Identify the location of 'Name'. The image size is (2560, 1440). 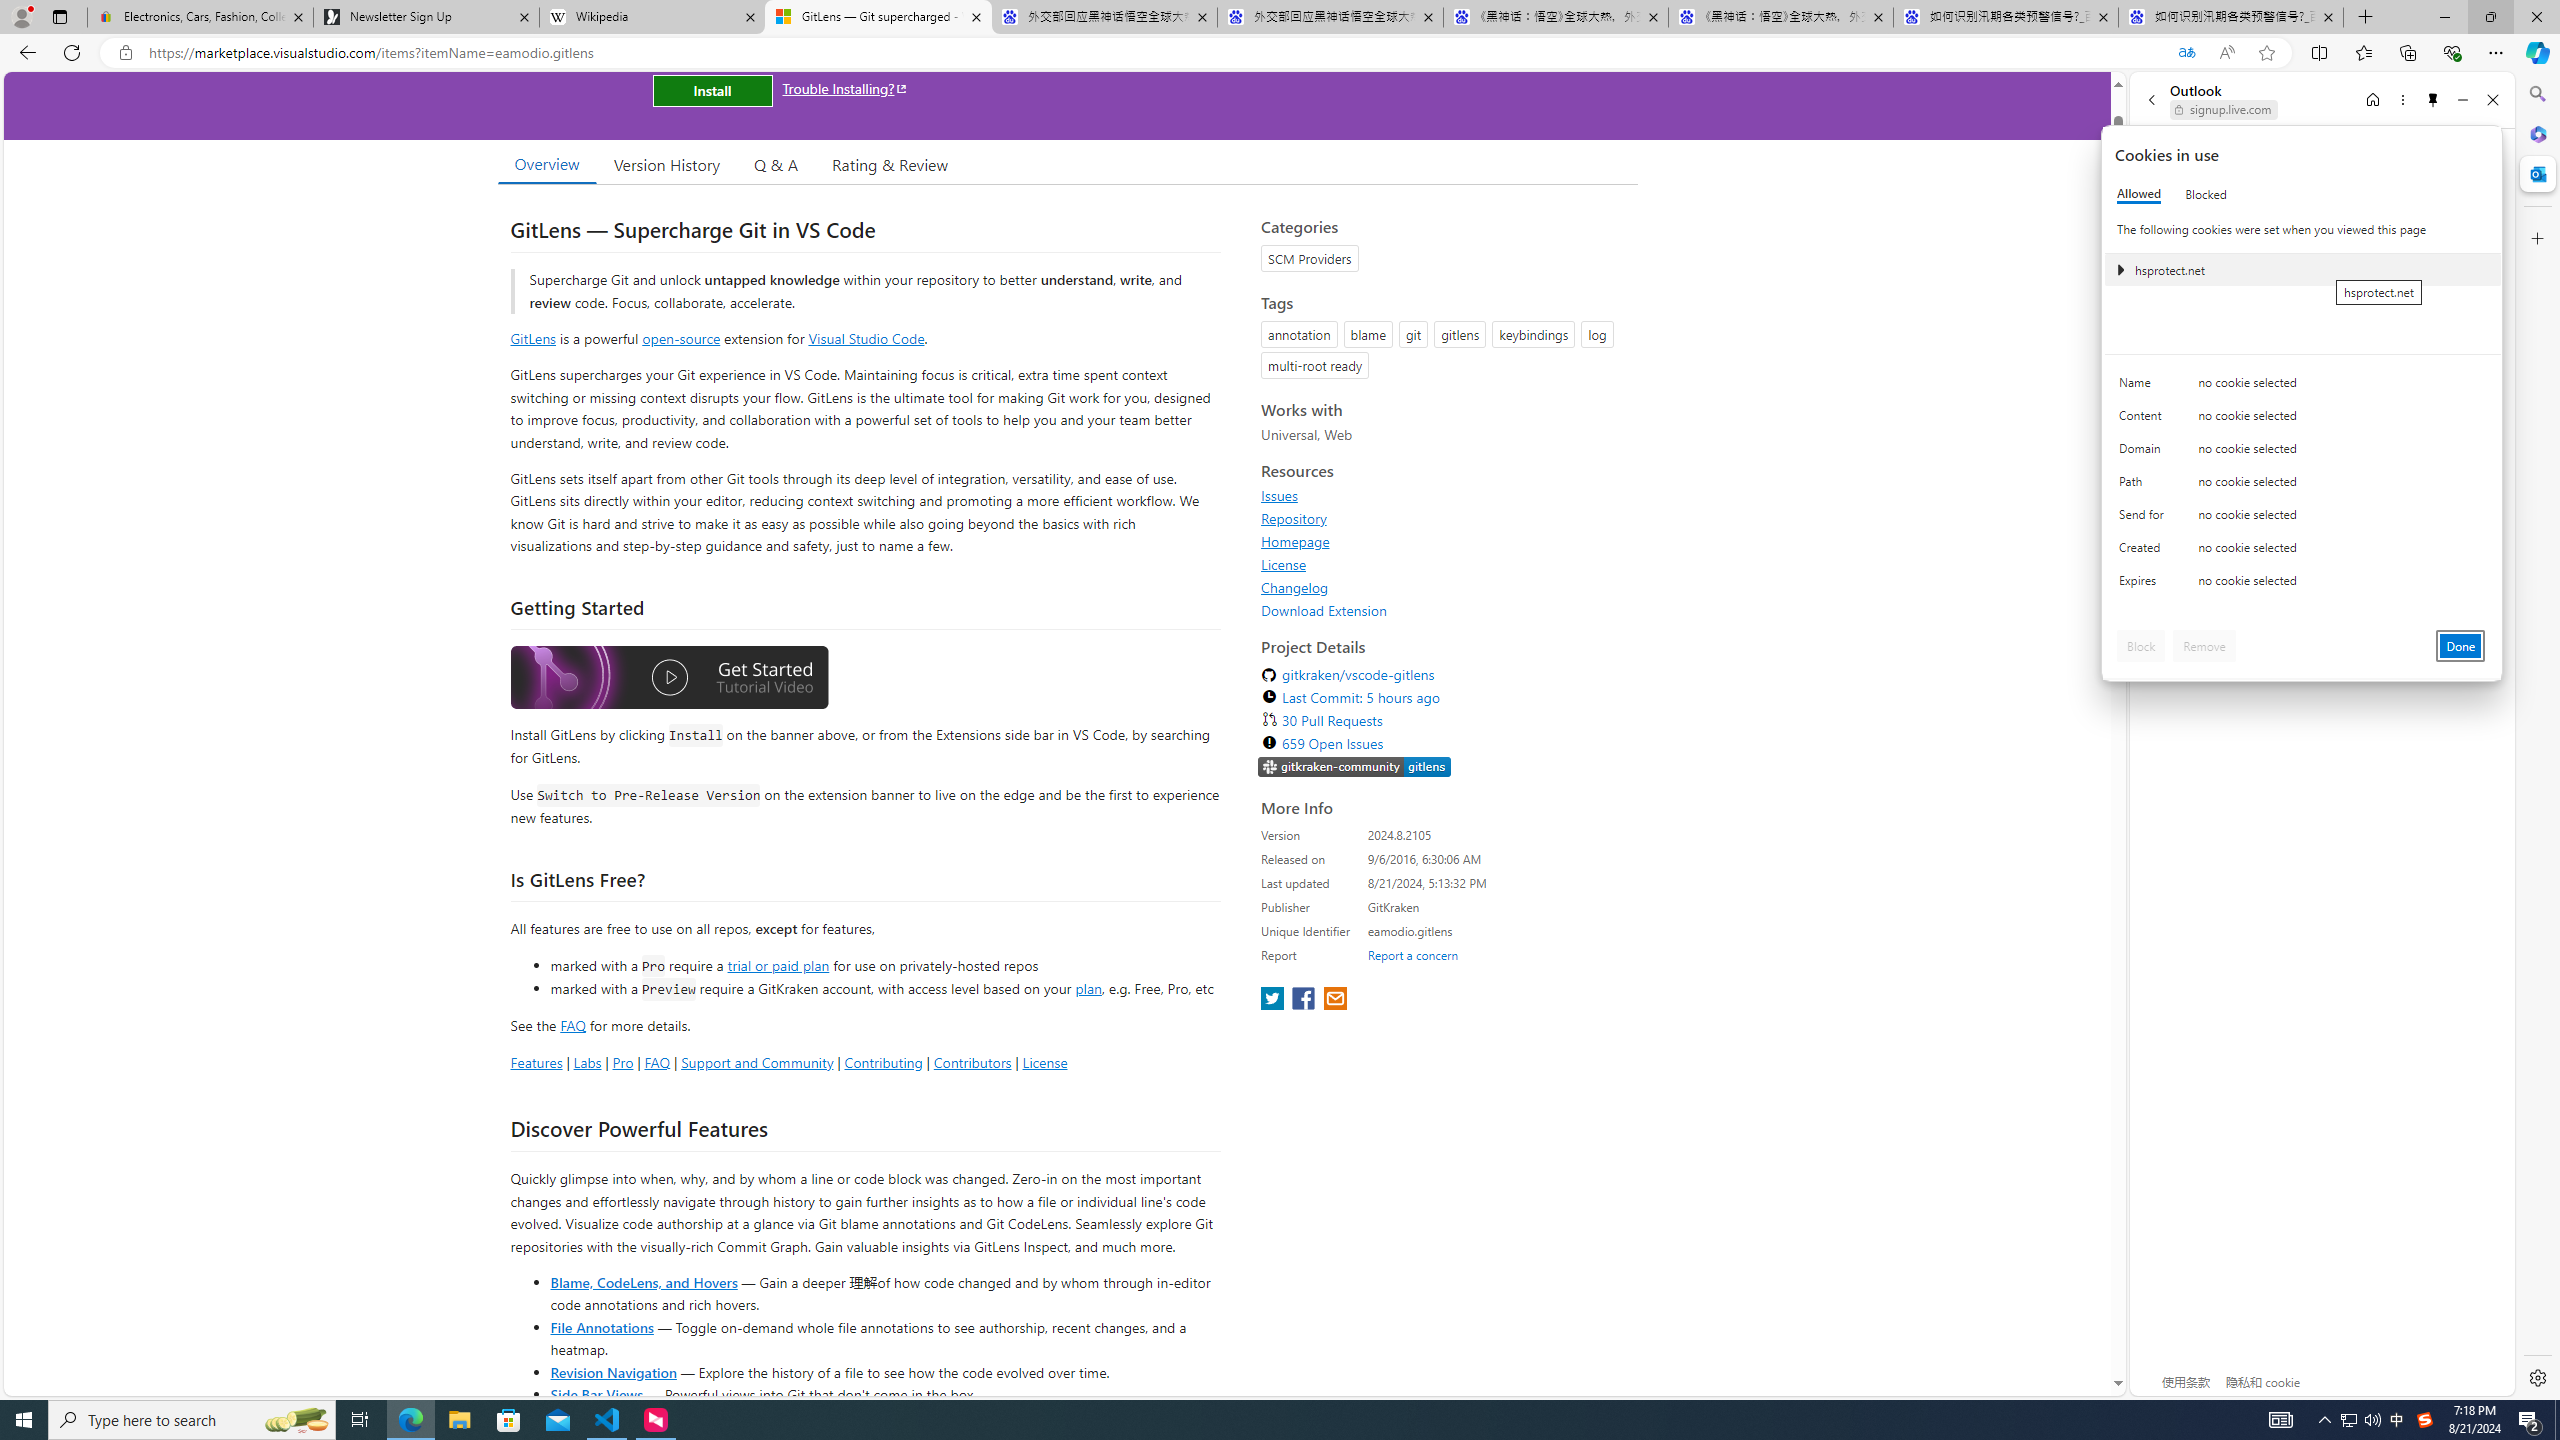
(2144, 386).